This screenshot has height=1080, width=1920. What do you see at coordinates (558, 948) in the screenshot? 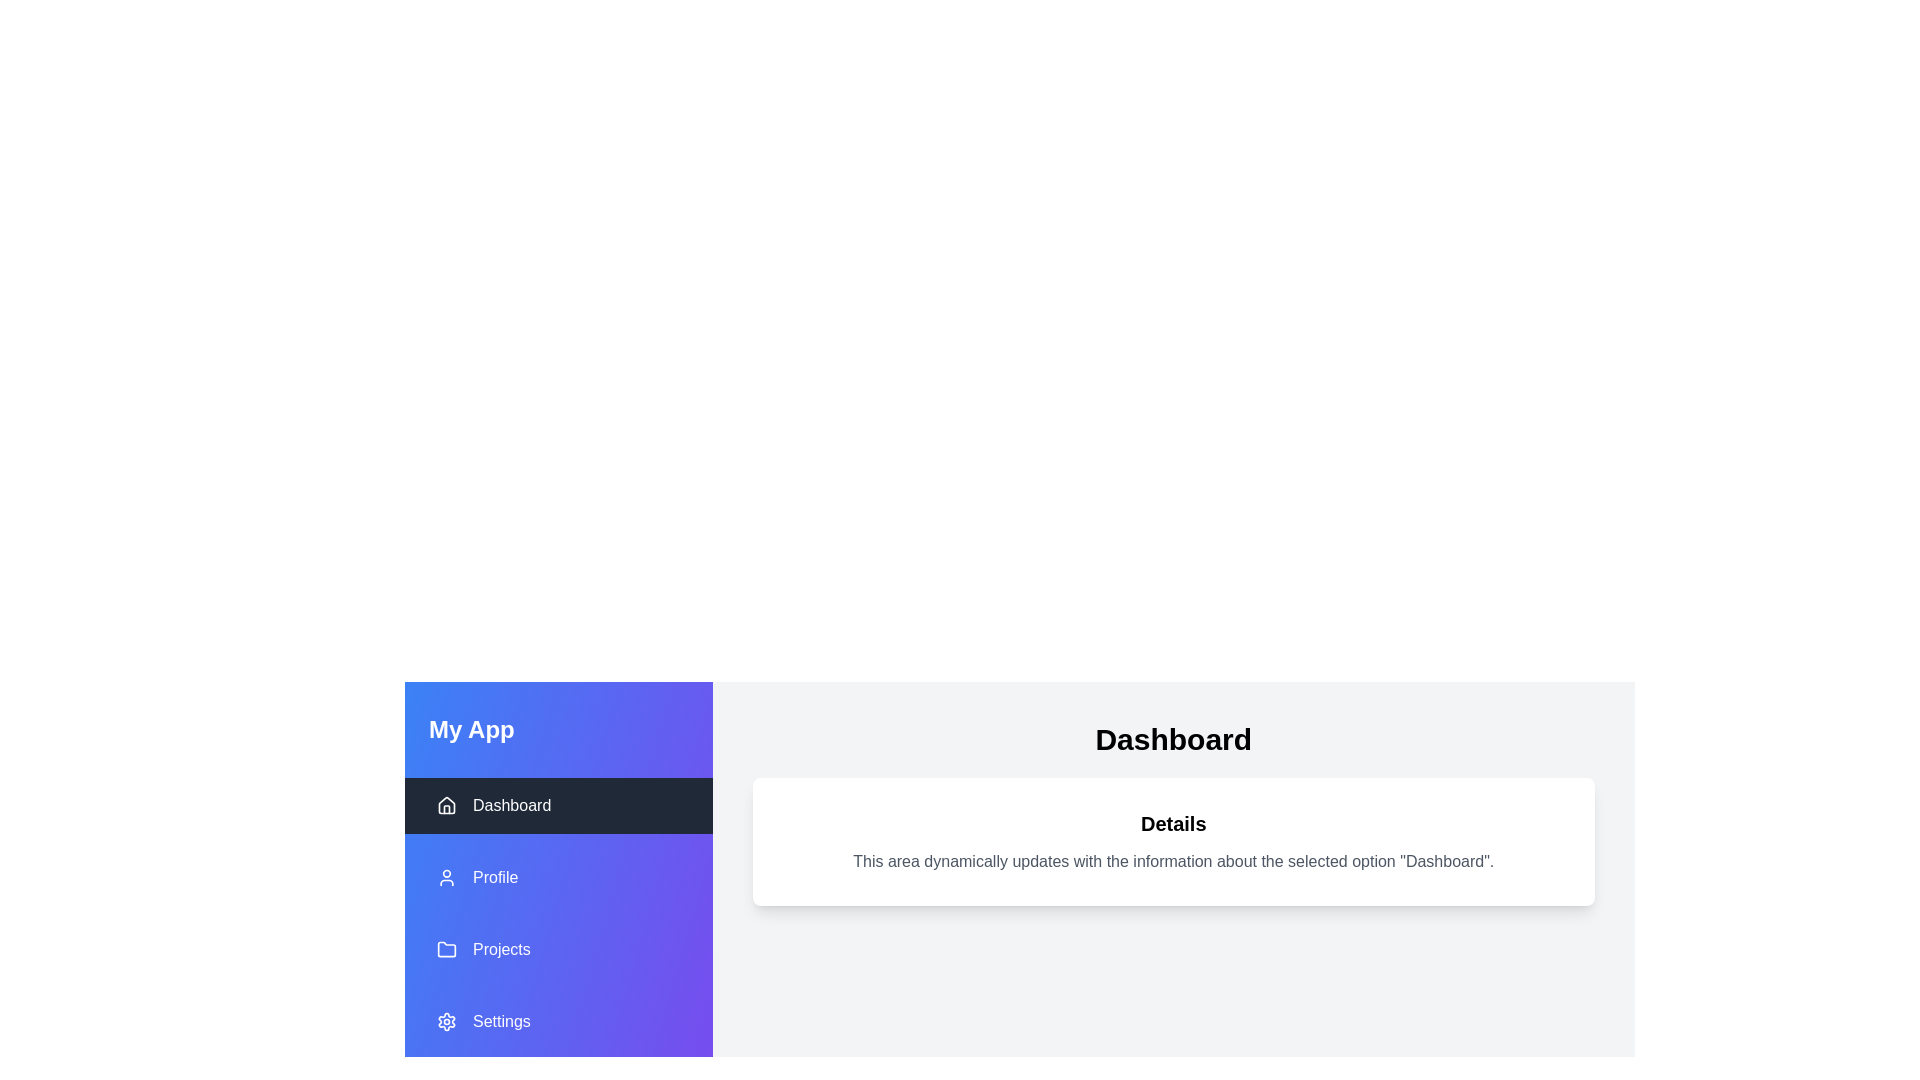
I see `the menu item Projects to view its details` at bounding box center [558, 948].